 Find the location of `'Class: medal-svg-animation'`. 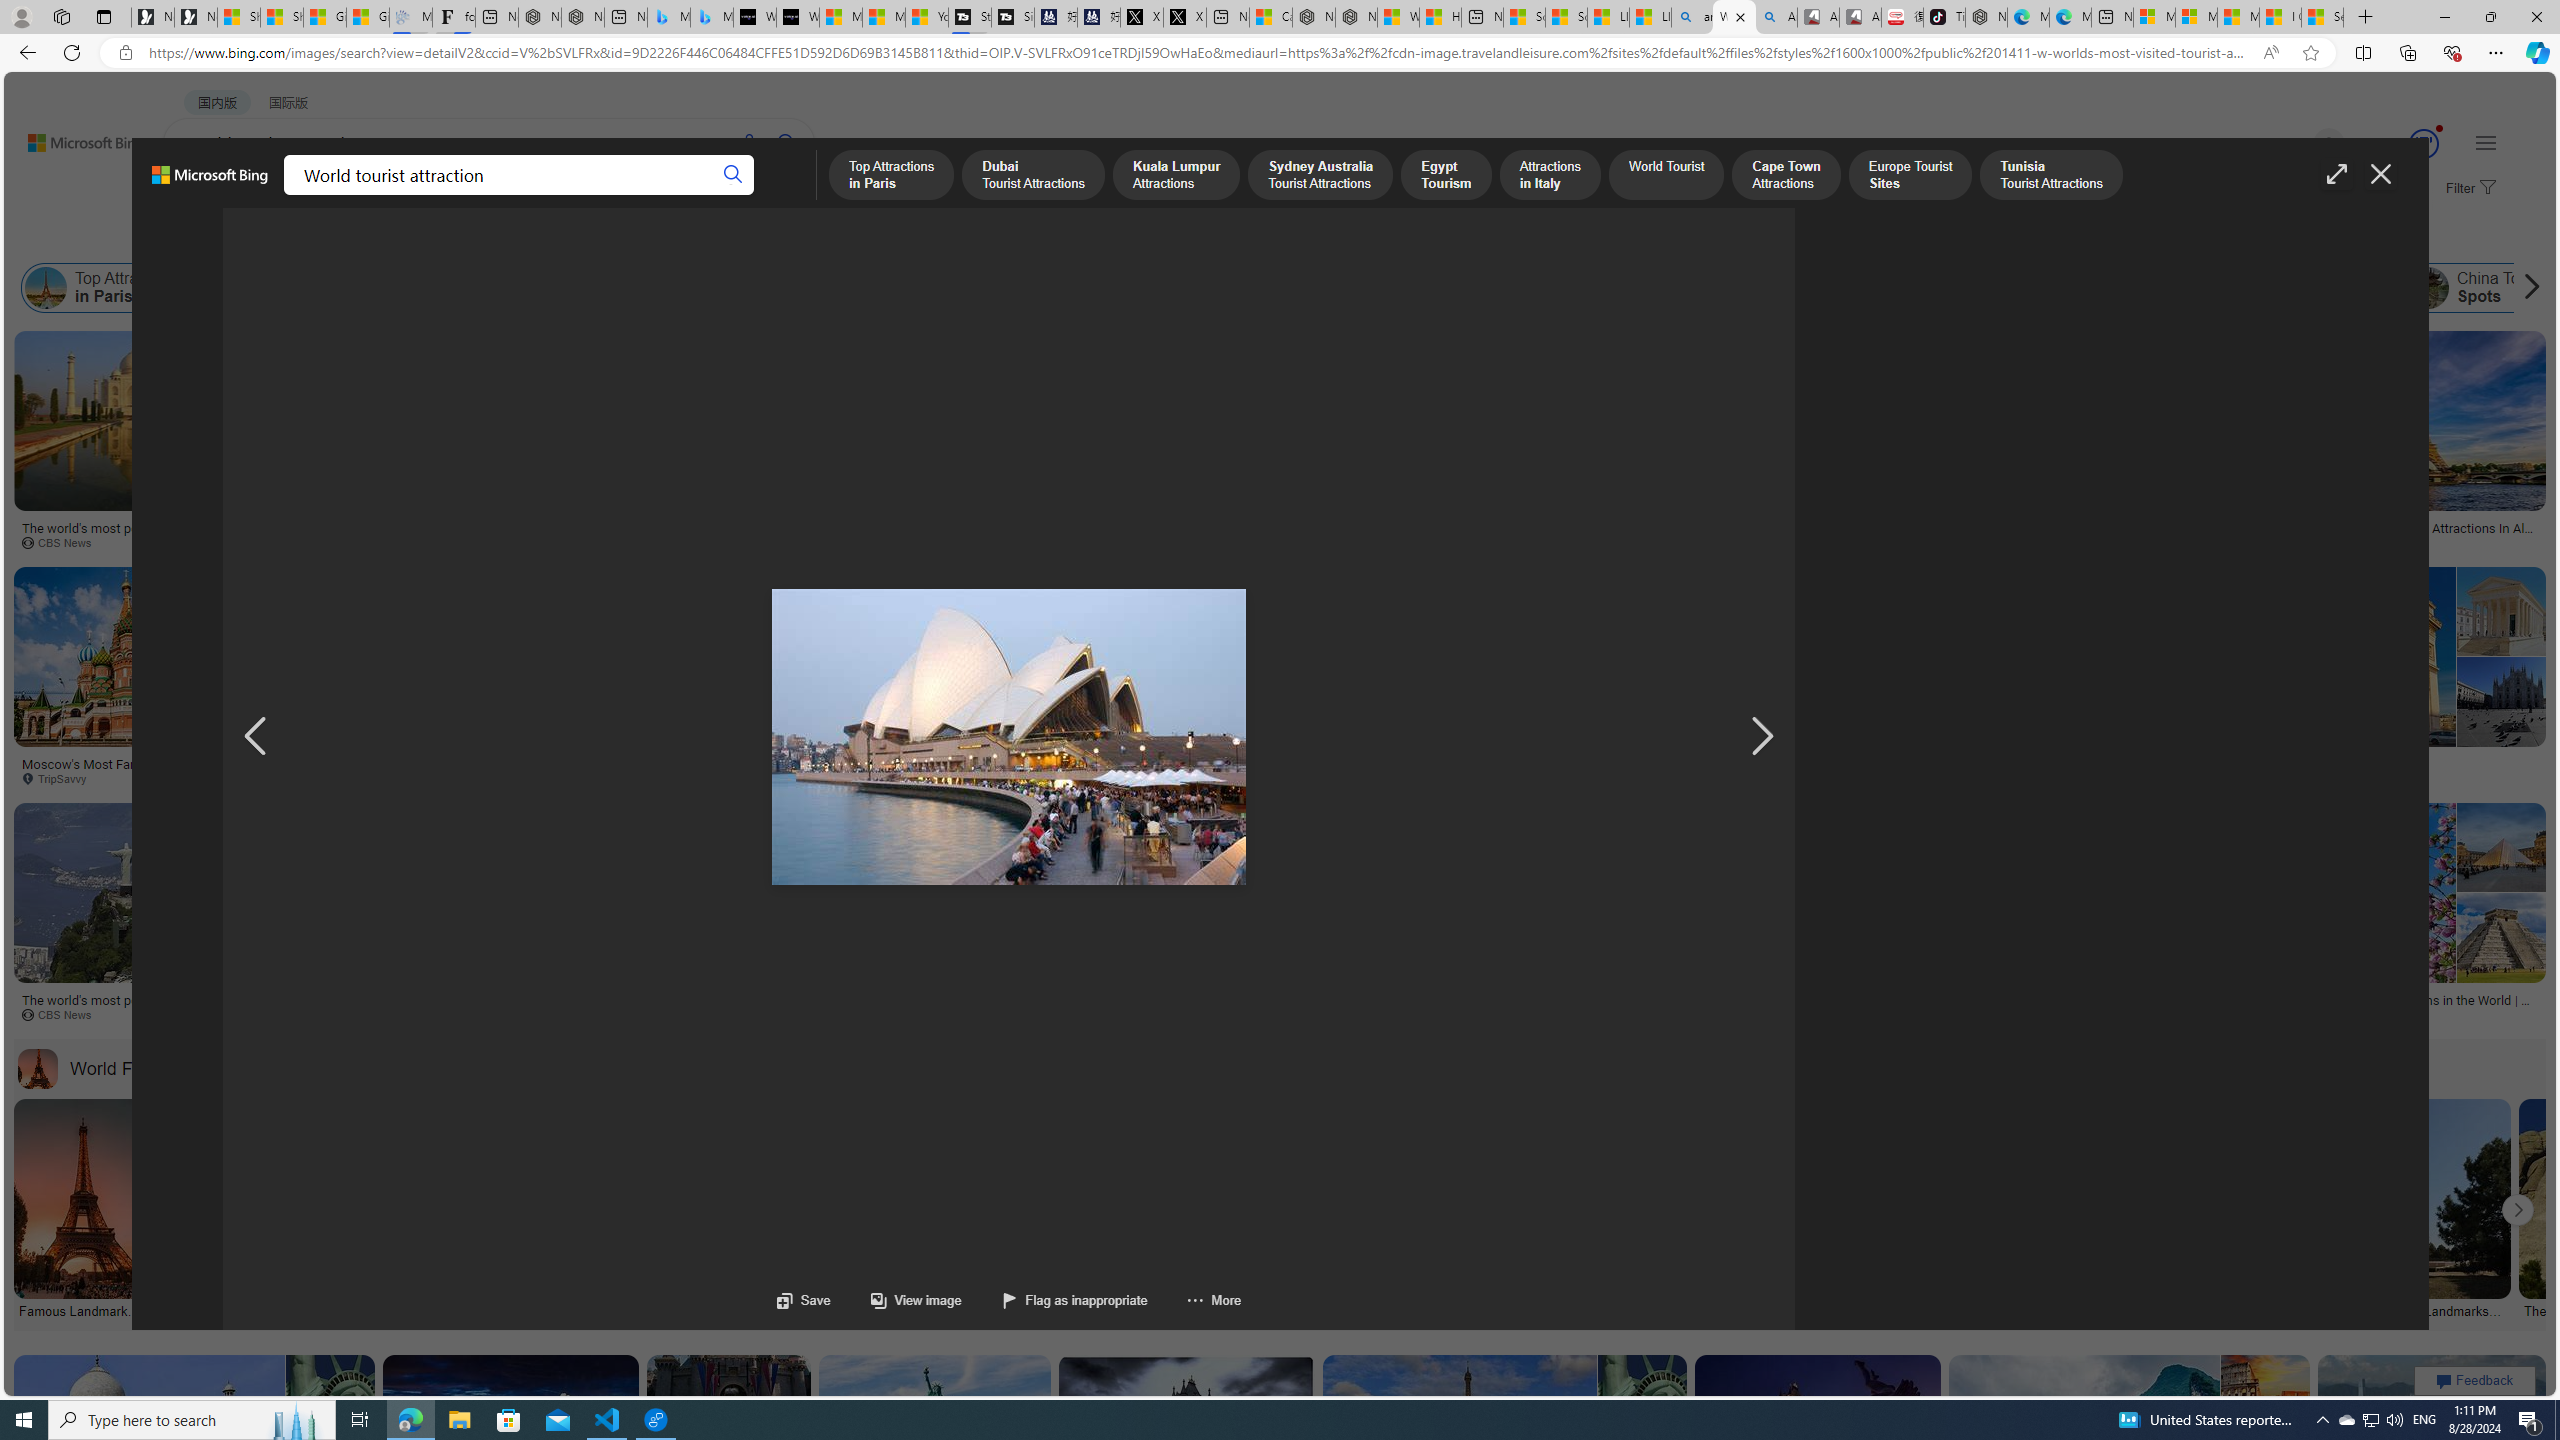

'Class: medal-svg-animation' is located at coordinates (2424, 143).